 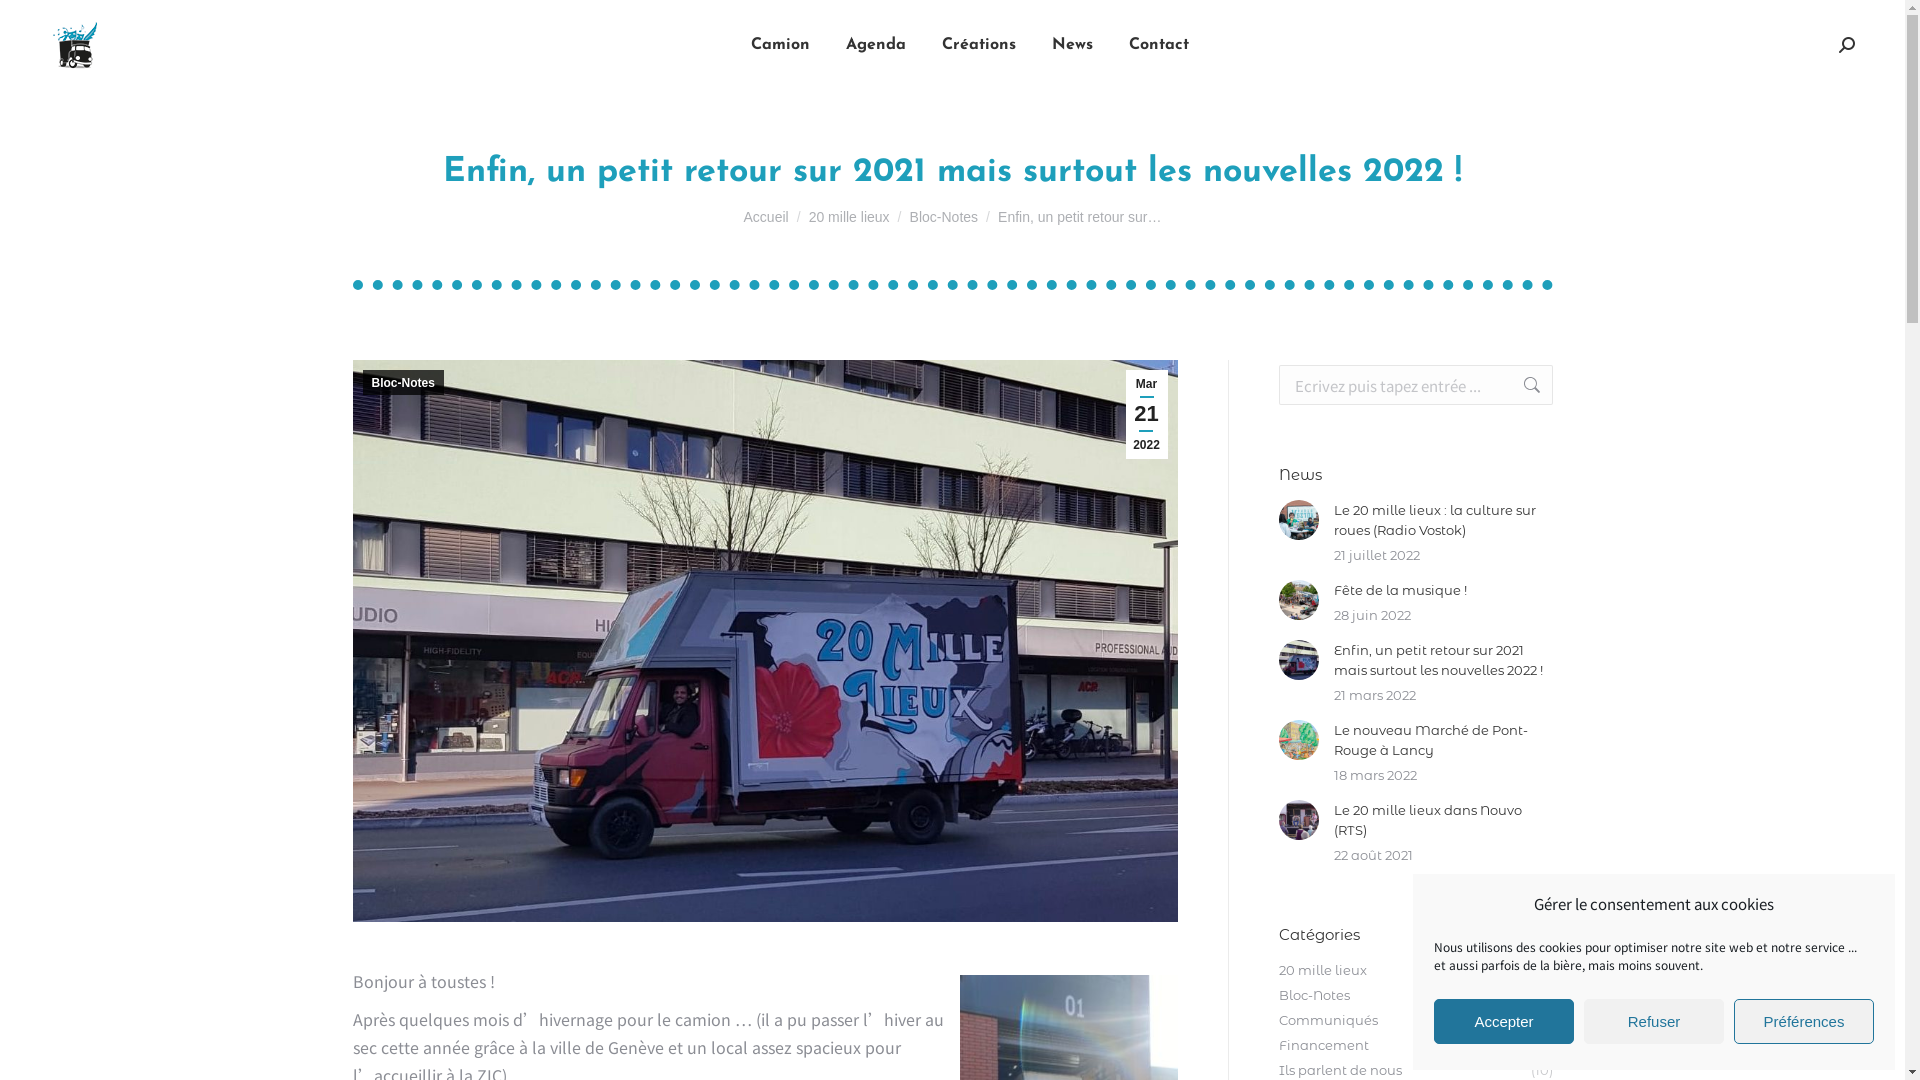 What do you see at coordinates (1147, 413) in the screenshot?
I see `'Mar` at bounding box center [1147, 413].